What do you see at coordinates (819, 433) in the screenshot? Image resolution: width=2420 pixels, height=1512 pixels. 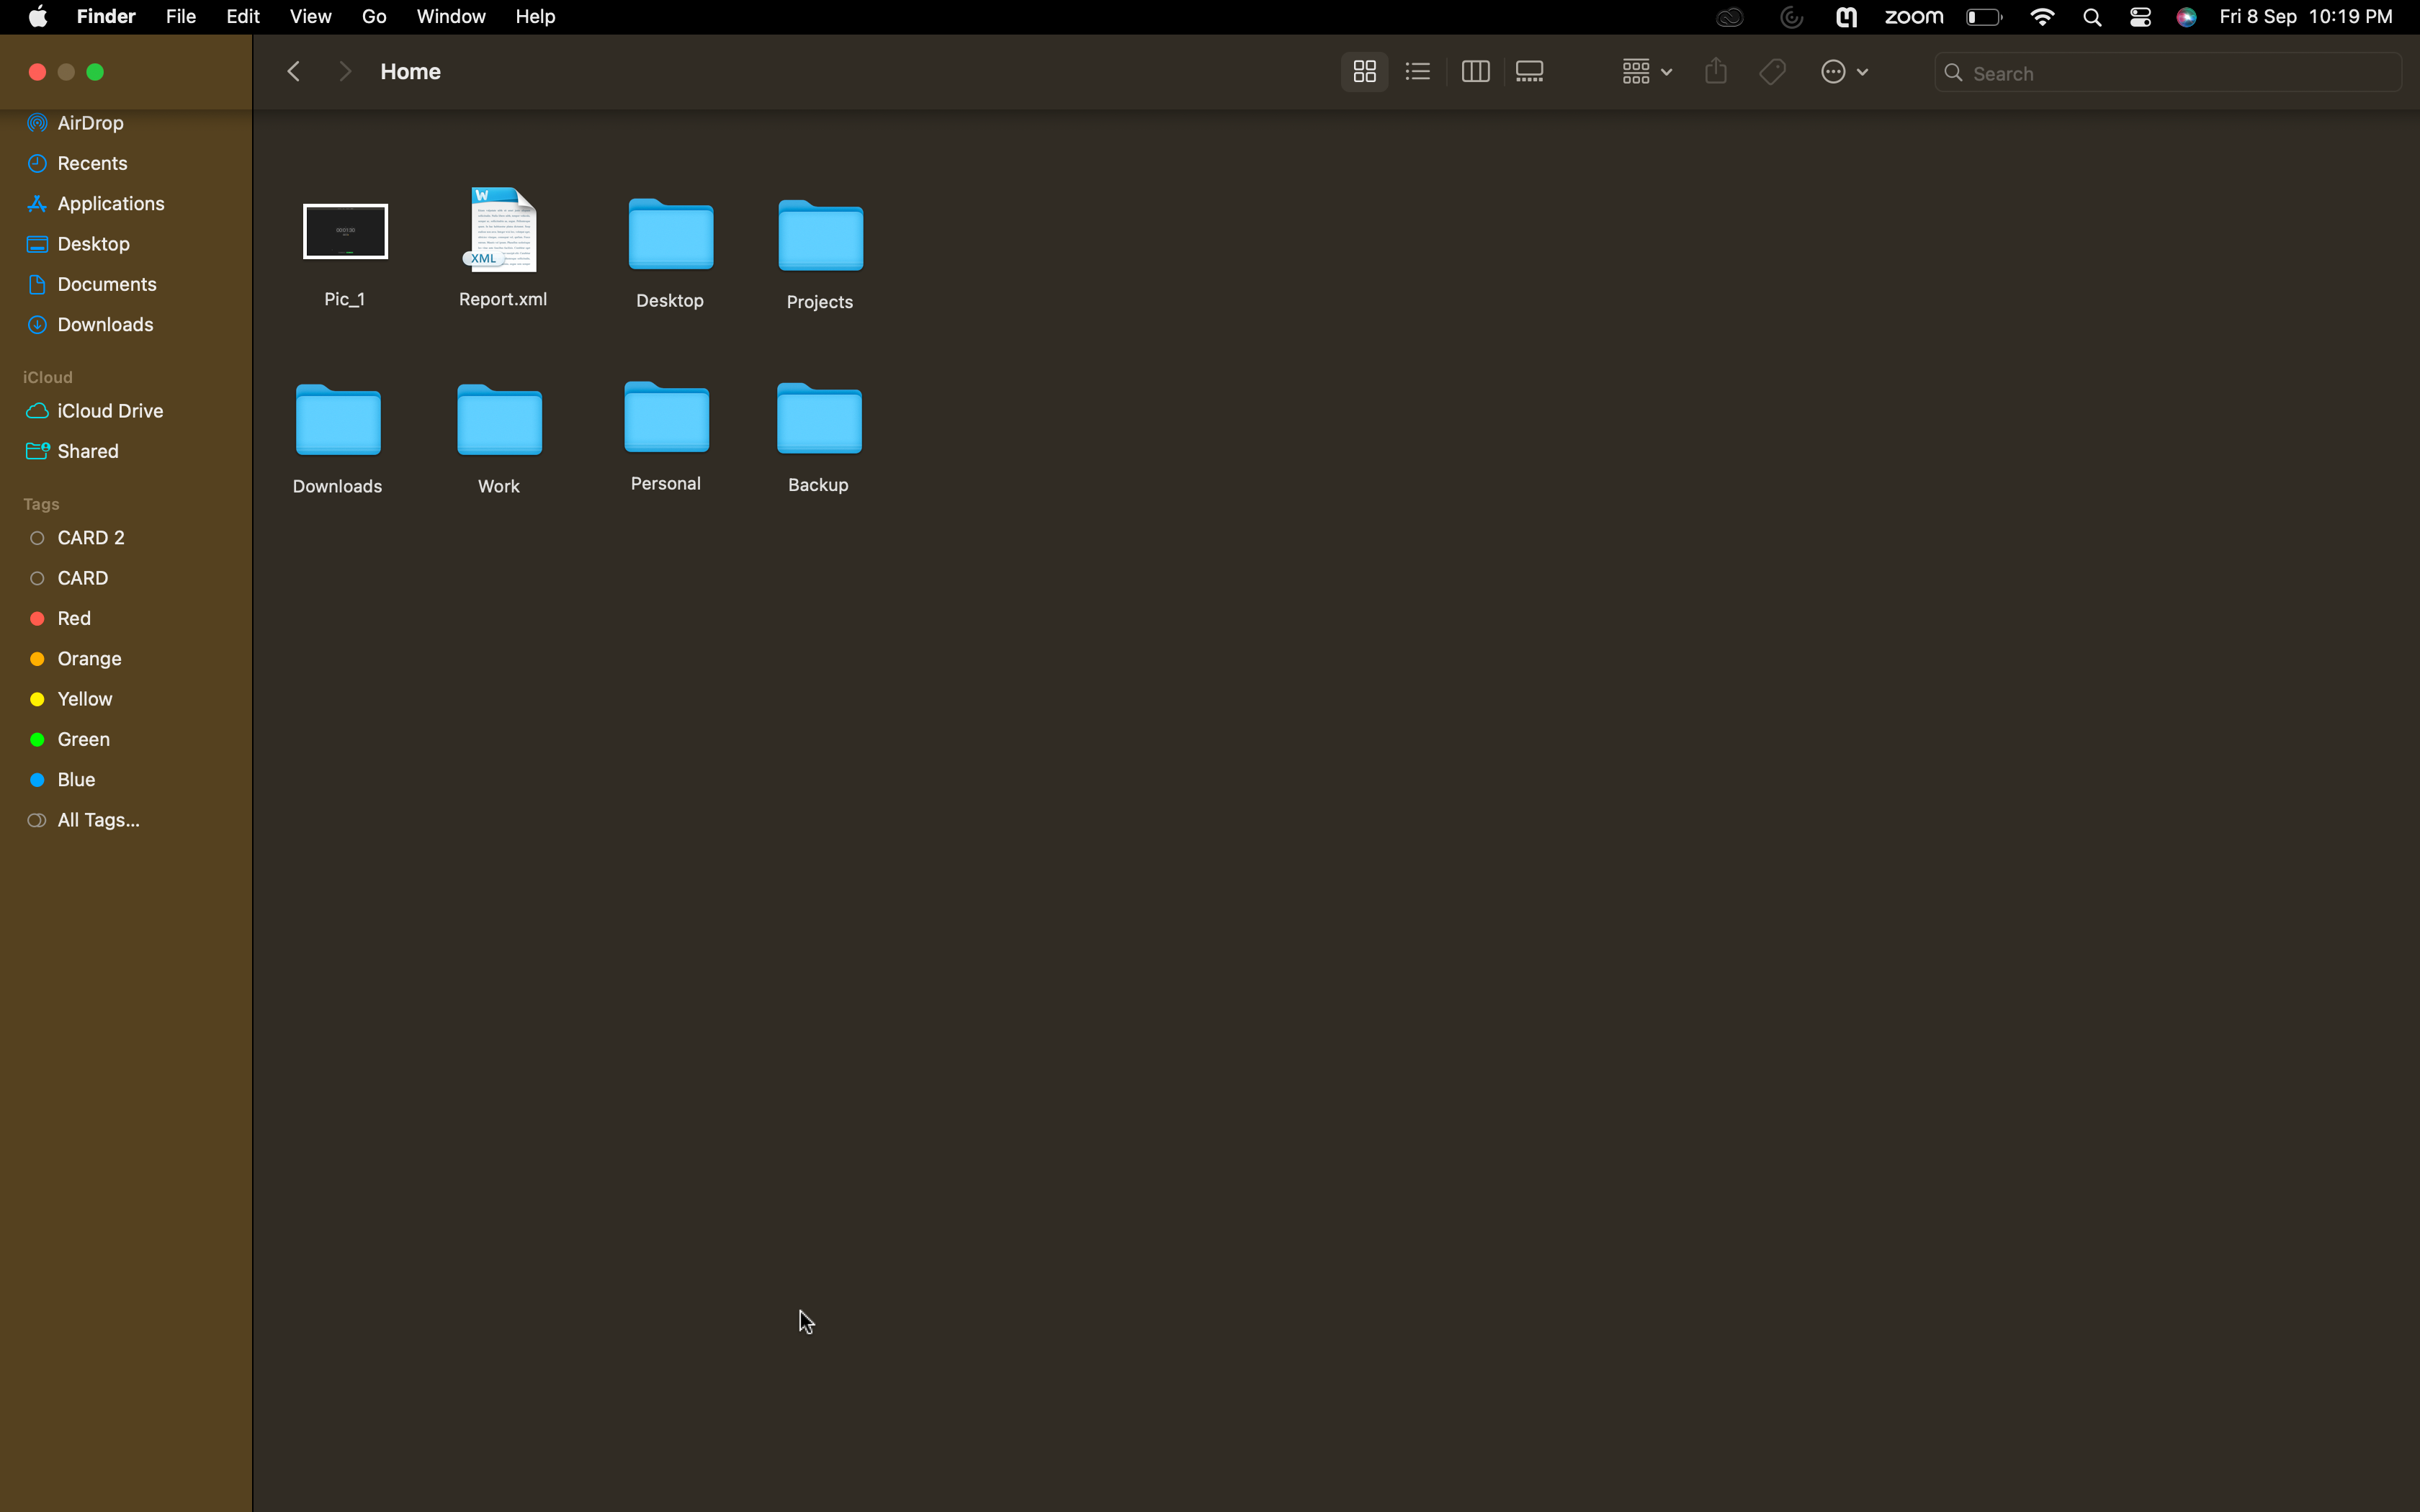 I see `Duplicate the backup folder` at bounding box center [819, 433].